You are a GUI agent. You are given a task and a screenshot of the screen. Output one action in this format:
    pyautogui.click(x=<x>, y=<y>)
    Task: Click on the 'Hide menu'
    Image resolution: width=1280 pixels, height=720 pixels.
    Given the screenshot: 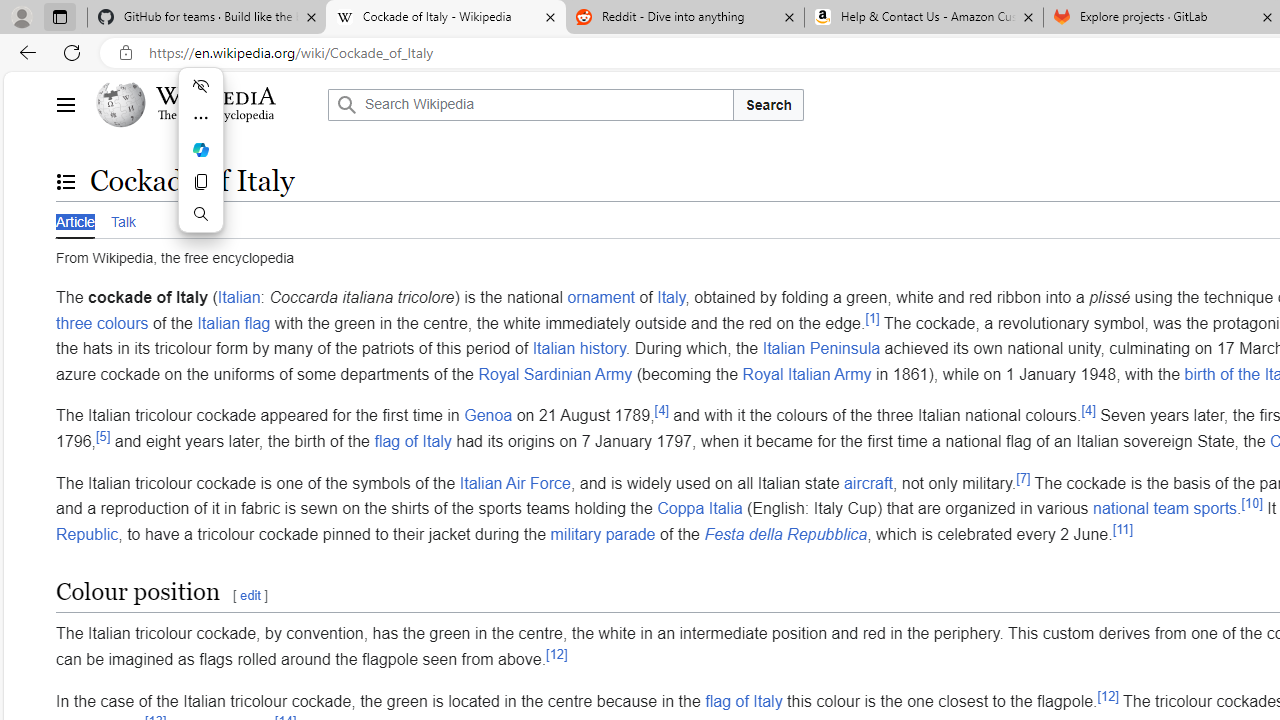 What is the action you would take?
    pyautogui.click(x=200, y=85)
    